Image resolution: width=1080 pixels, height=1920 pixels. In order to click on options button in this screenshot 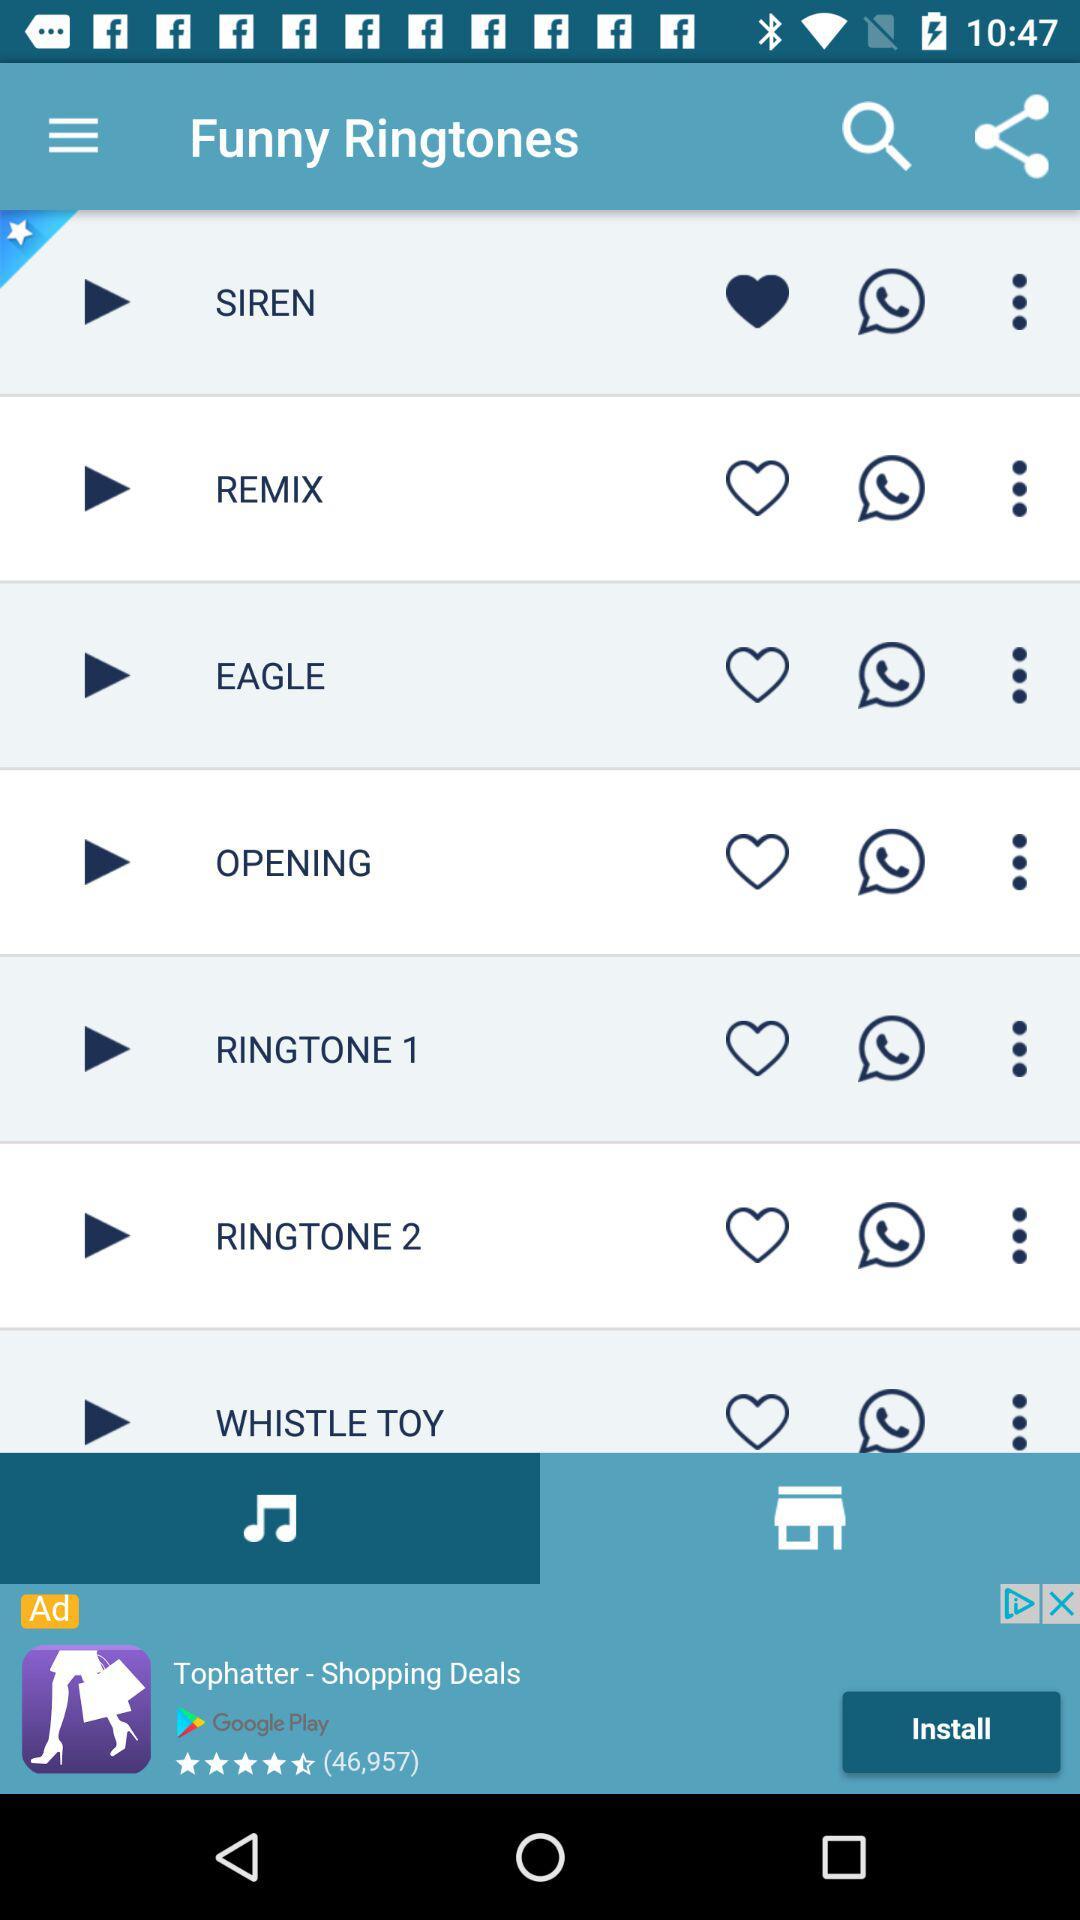, I will do `click(1019, 1047)`.